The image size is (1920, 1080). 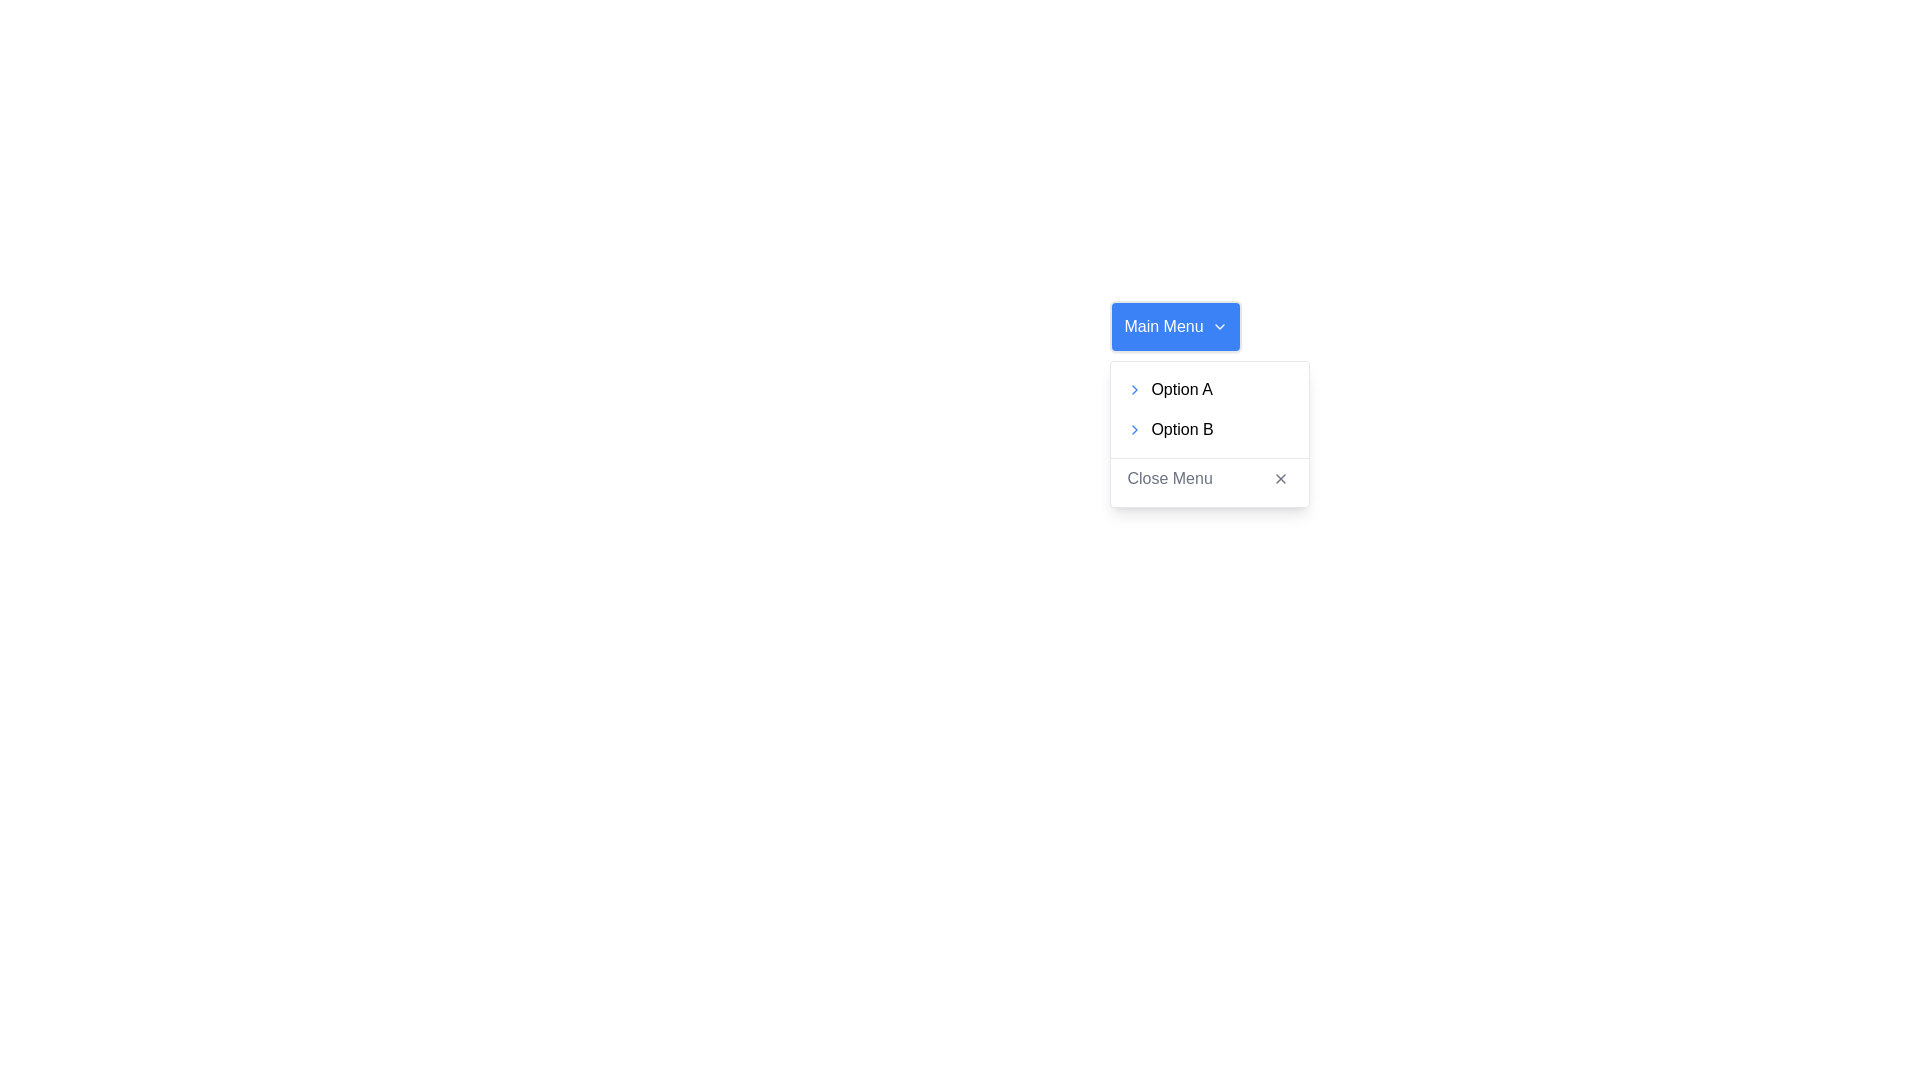 I want to click on the dropdown menu option labeled 'Option B', so click(x=1209, y=433).